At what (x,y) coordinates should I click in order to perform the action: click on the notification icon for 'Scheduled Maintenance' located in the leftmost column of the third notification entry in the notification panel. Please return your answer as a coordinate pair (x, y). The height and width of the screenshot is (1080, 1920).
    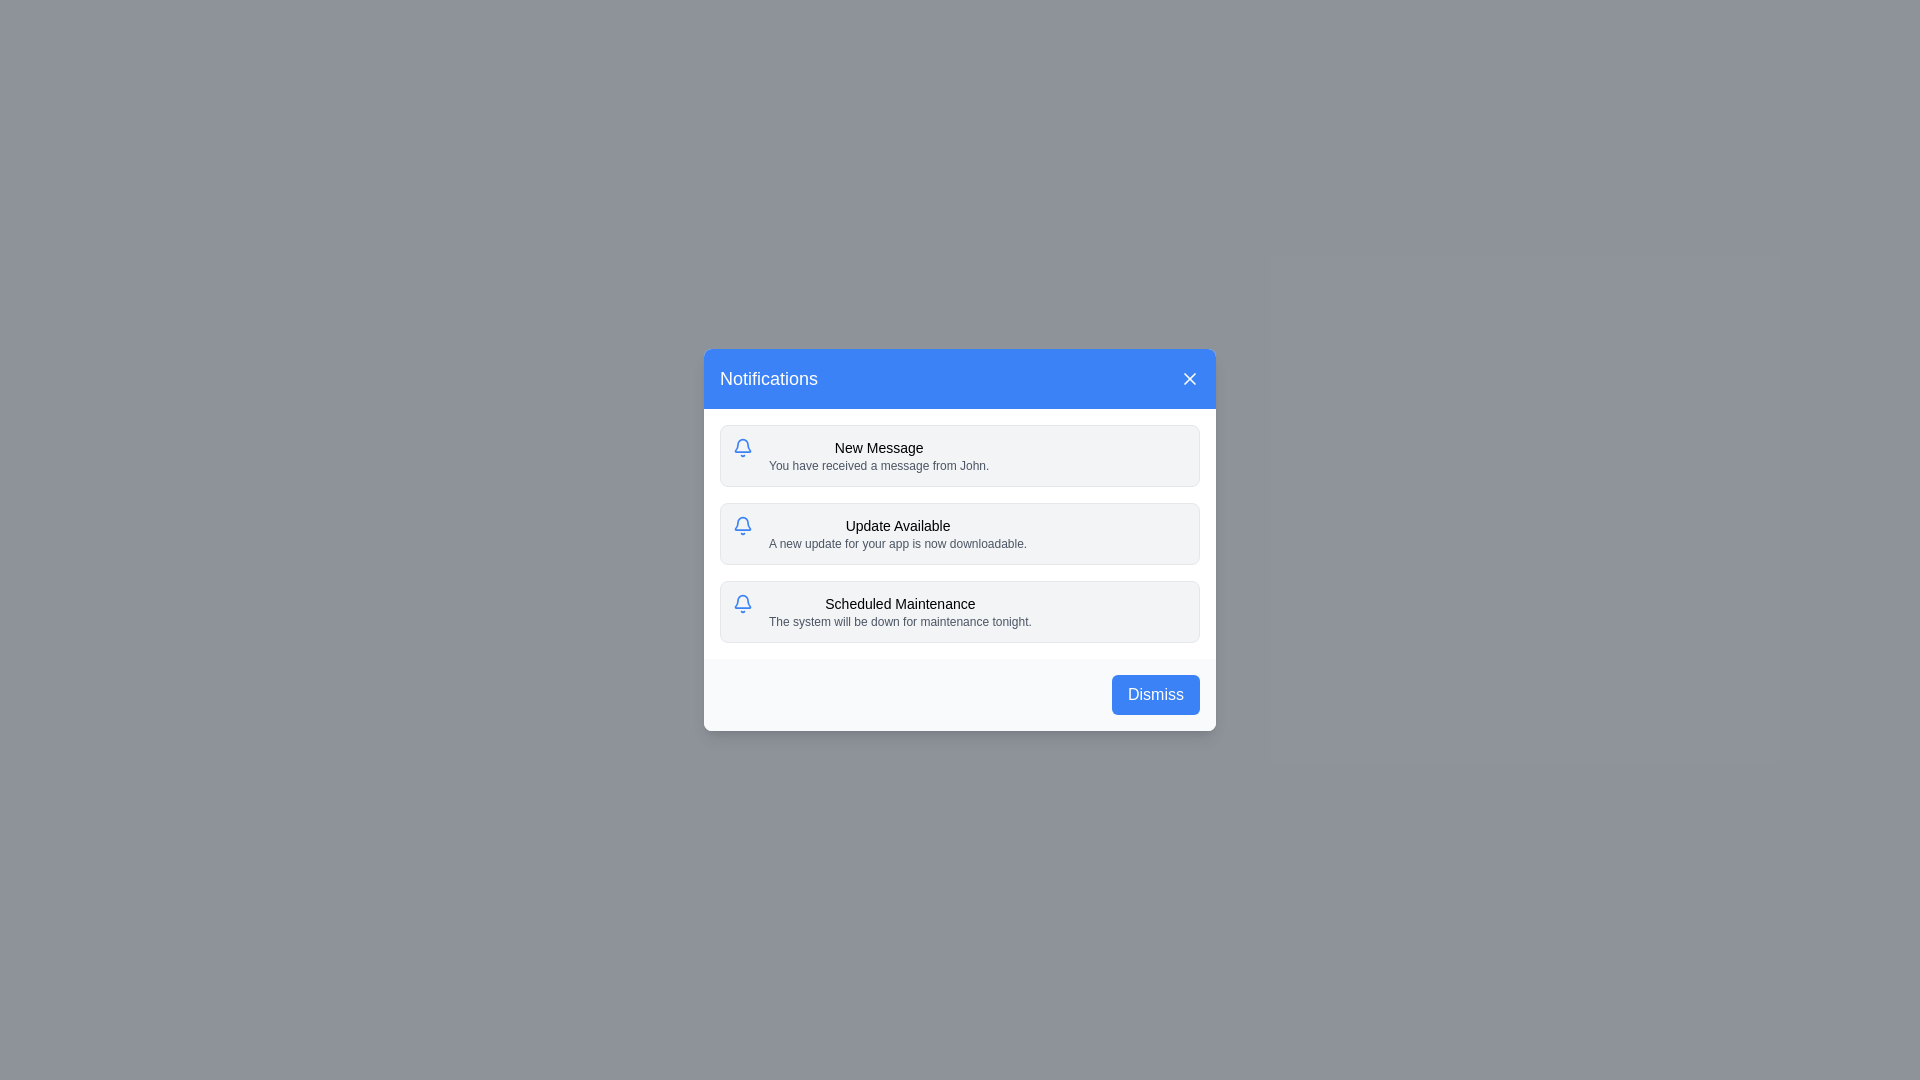
    Looking at the image, I should click on (742, 603).